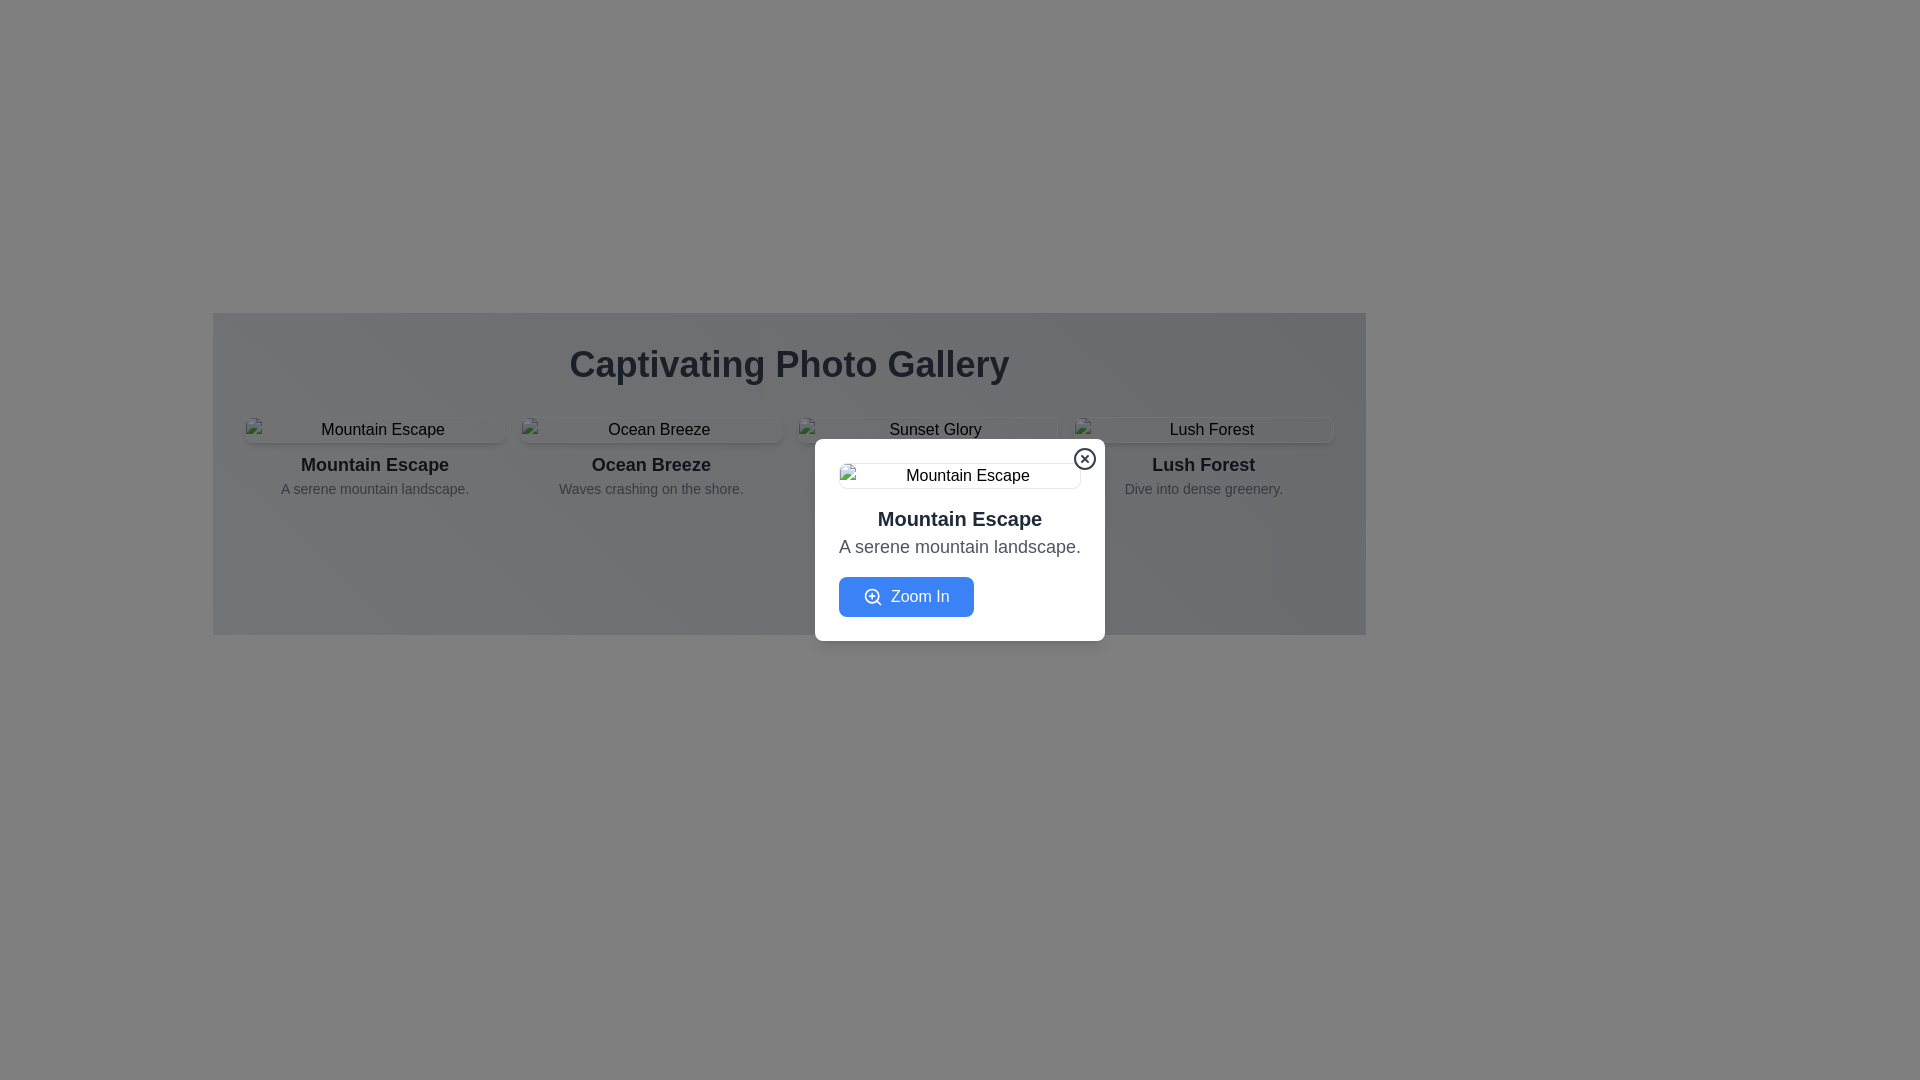  Describe the element at coordinates (872, 596) in the screenshot. I see `the zoom-in icon resembling a magnifying glass with a '+' sign inside it, which is located` at that location.